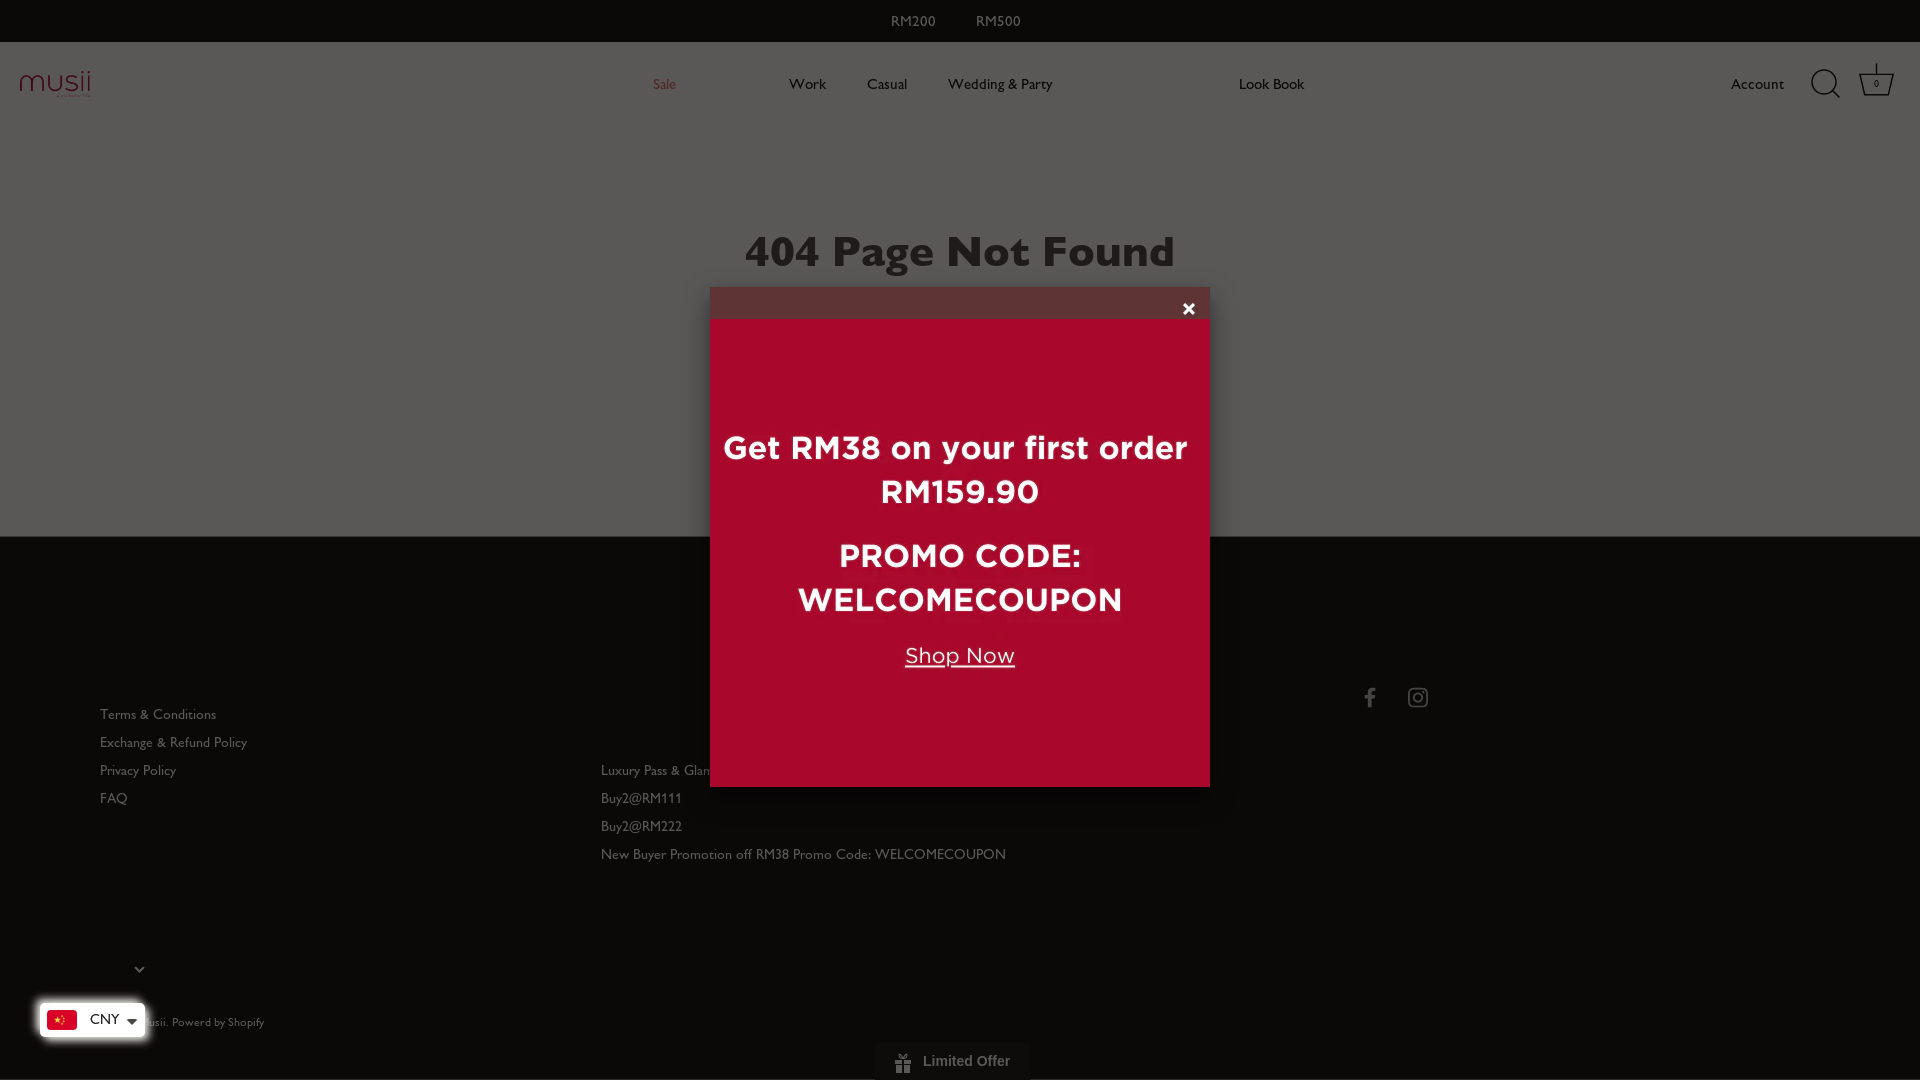 The width and height of the screenshot is (1920, 1080). I want to click on 'Powerd by Shopify', so click(217, 1021).